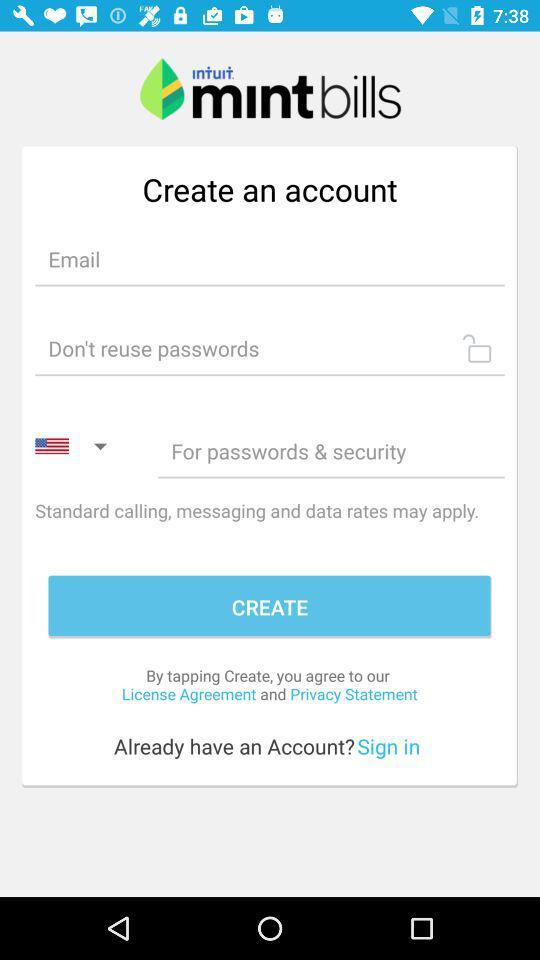  I want to click on password lock, so click(270, 348).